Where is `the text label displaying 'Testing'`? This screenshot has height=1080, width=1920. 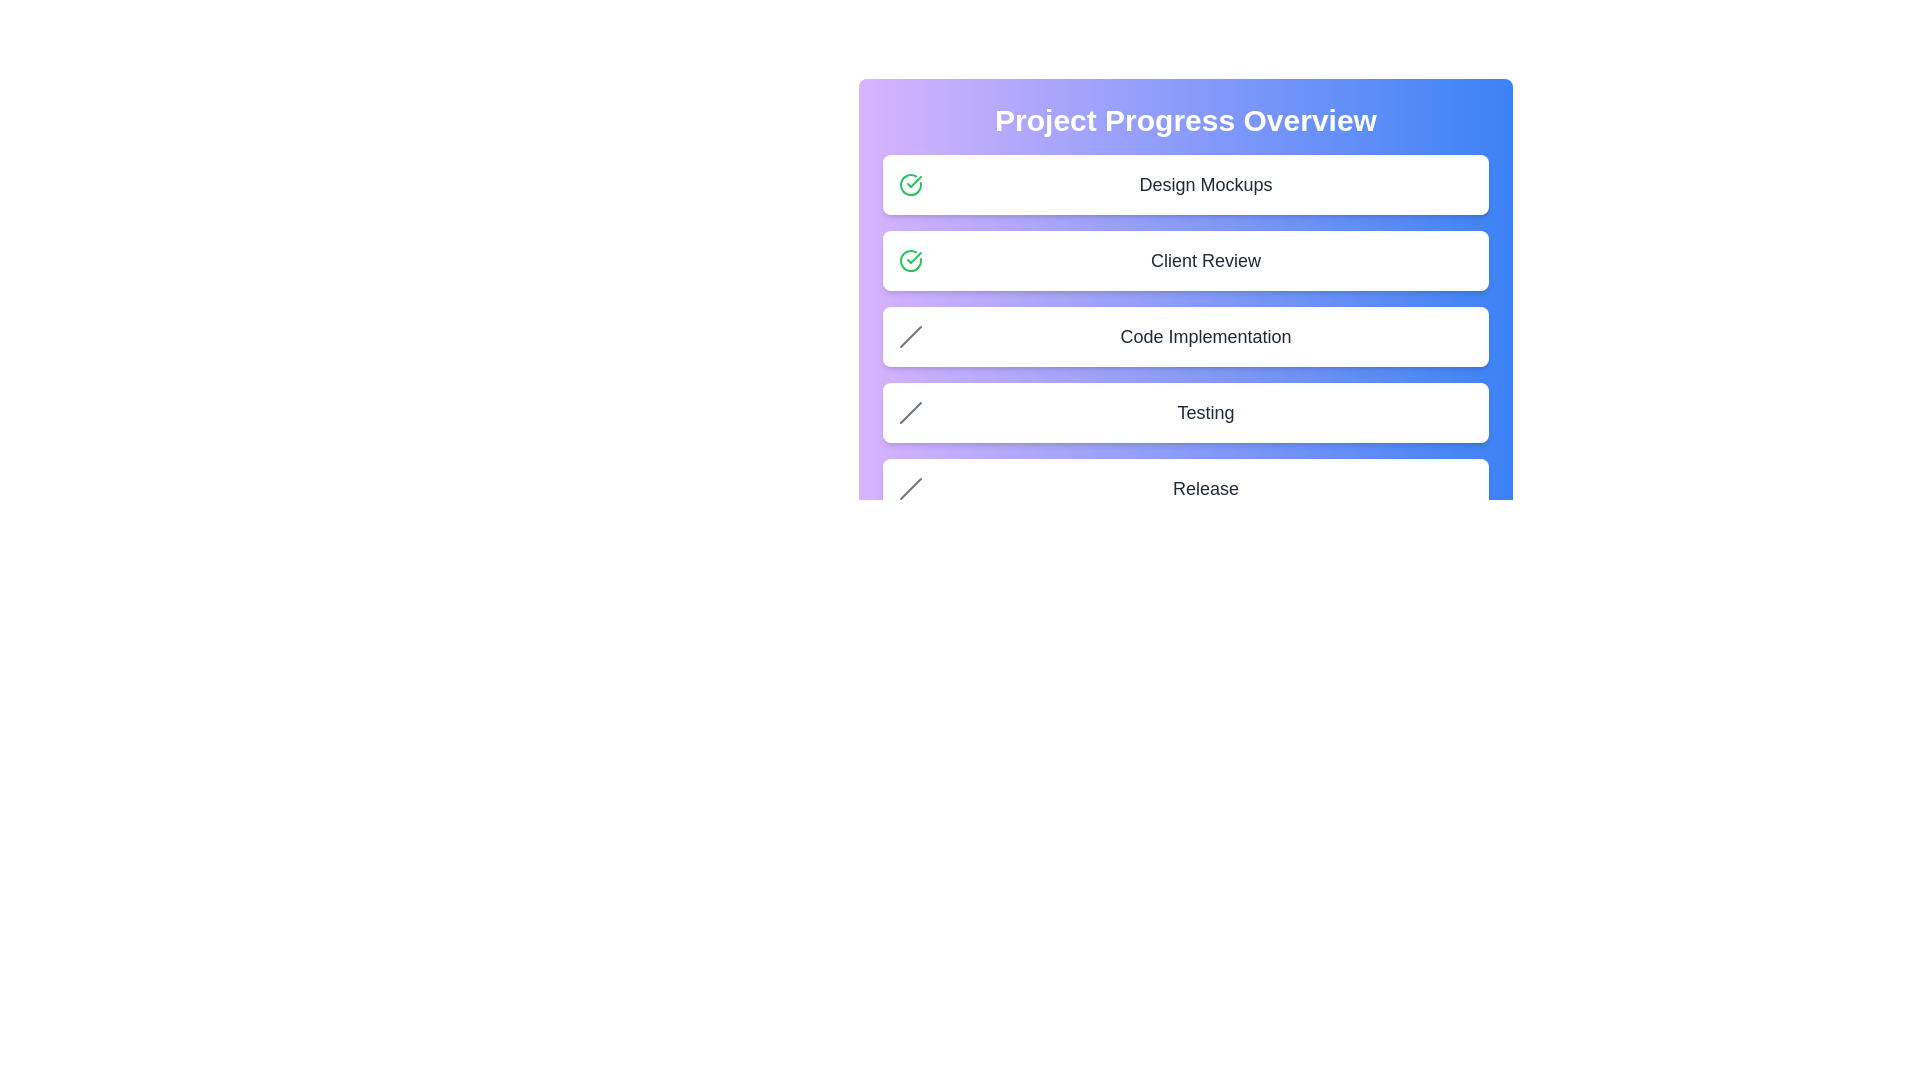 the text label displaying 'Testing' is located at coordinates (1204, 411).